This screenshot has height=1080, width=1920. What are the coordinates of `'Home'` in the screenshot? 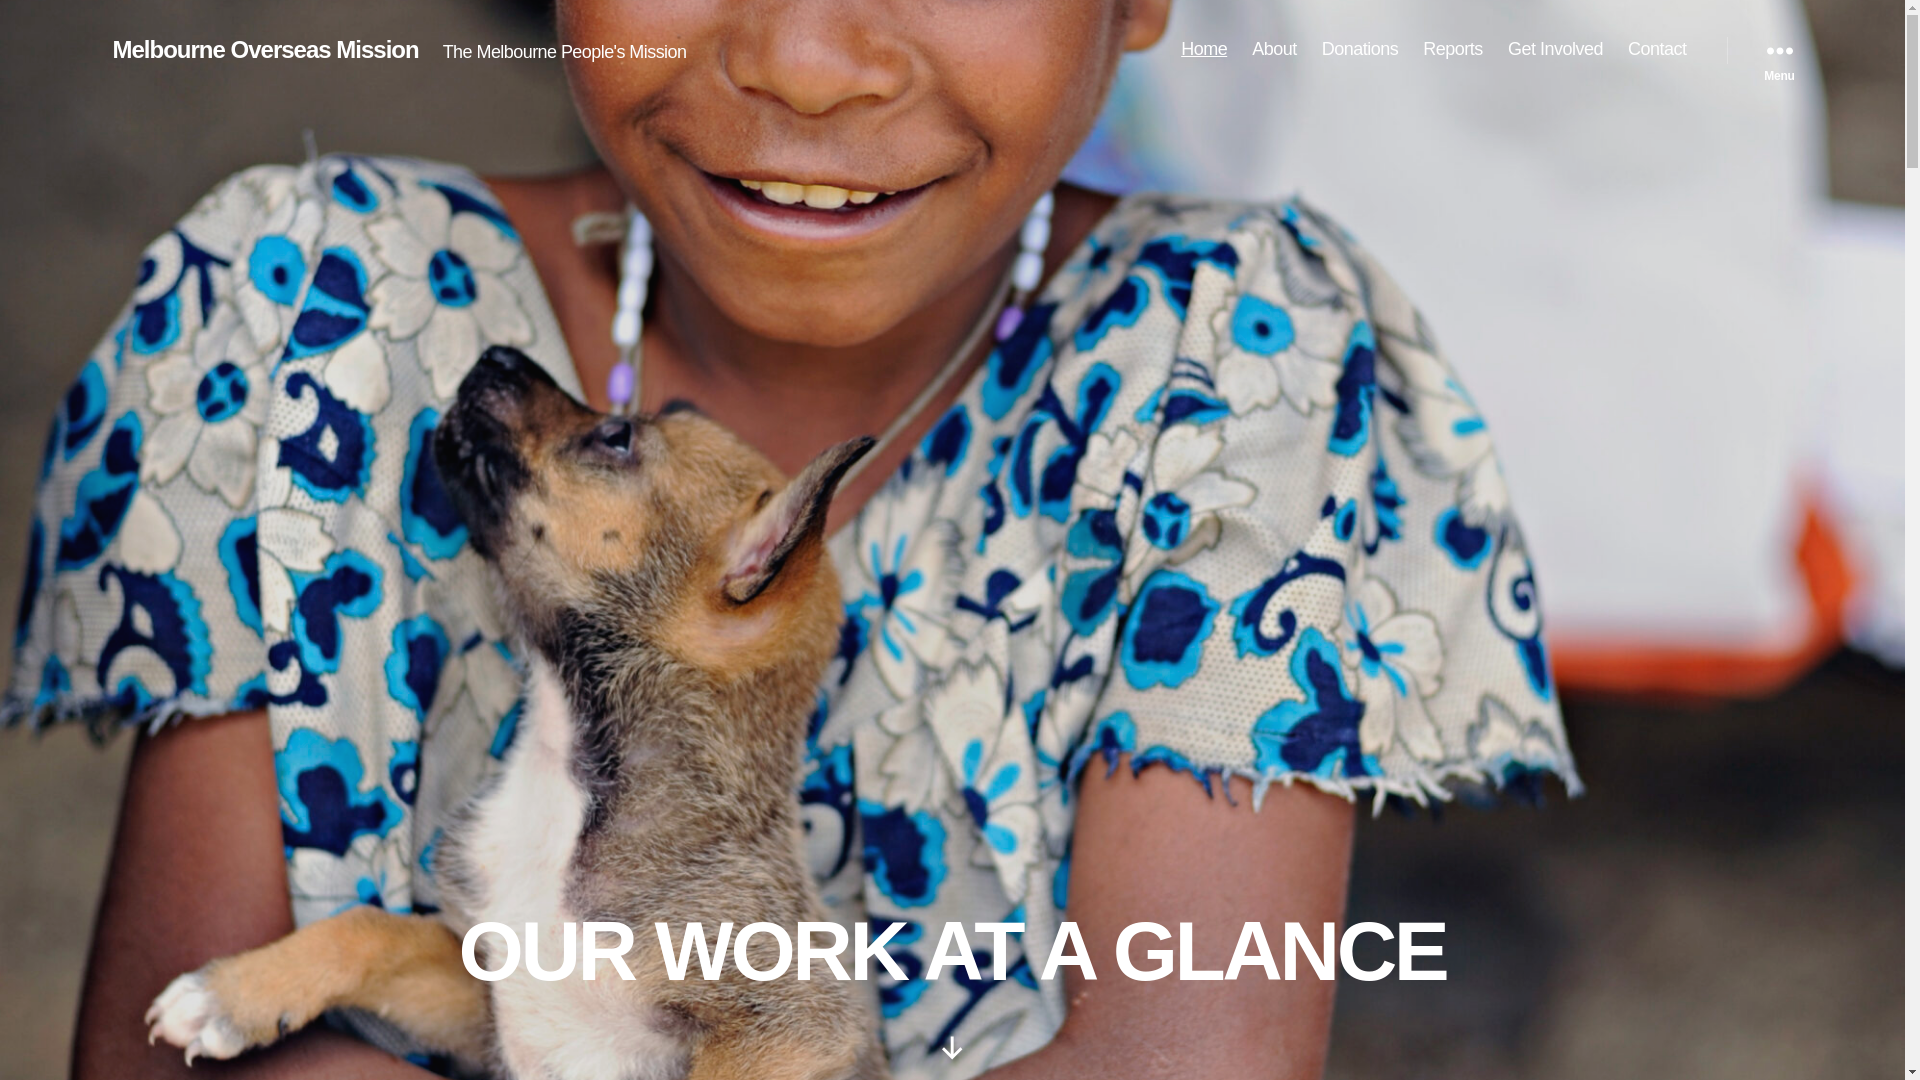 It's located at (1203, 49).